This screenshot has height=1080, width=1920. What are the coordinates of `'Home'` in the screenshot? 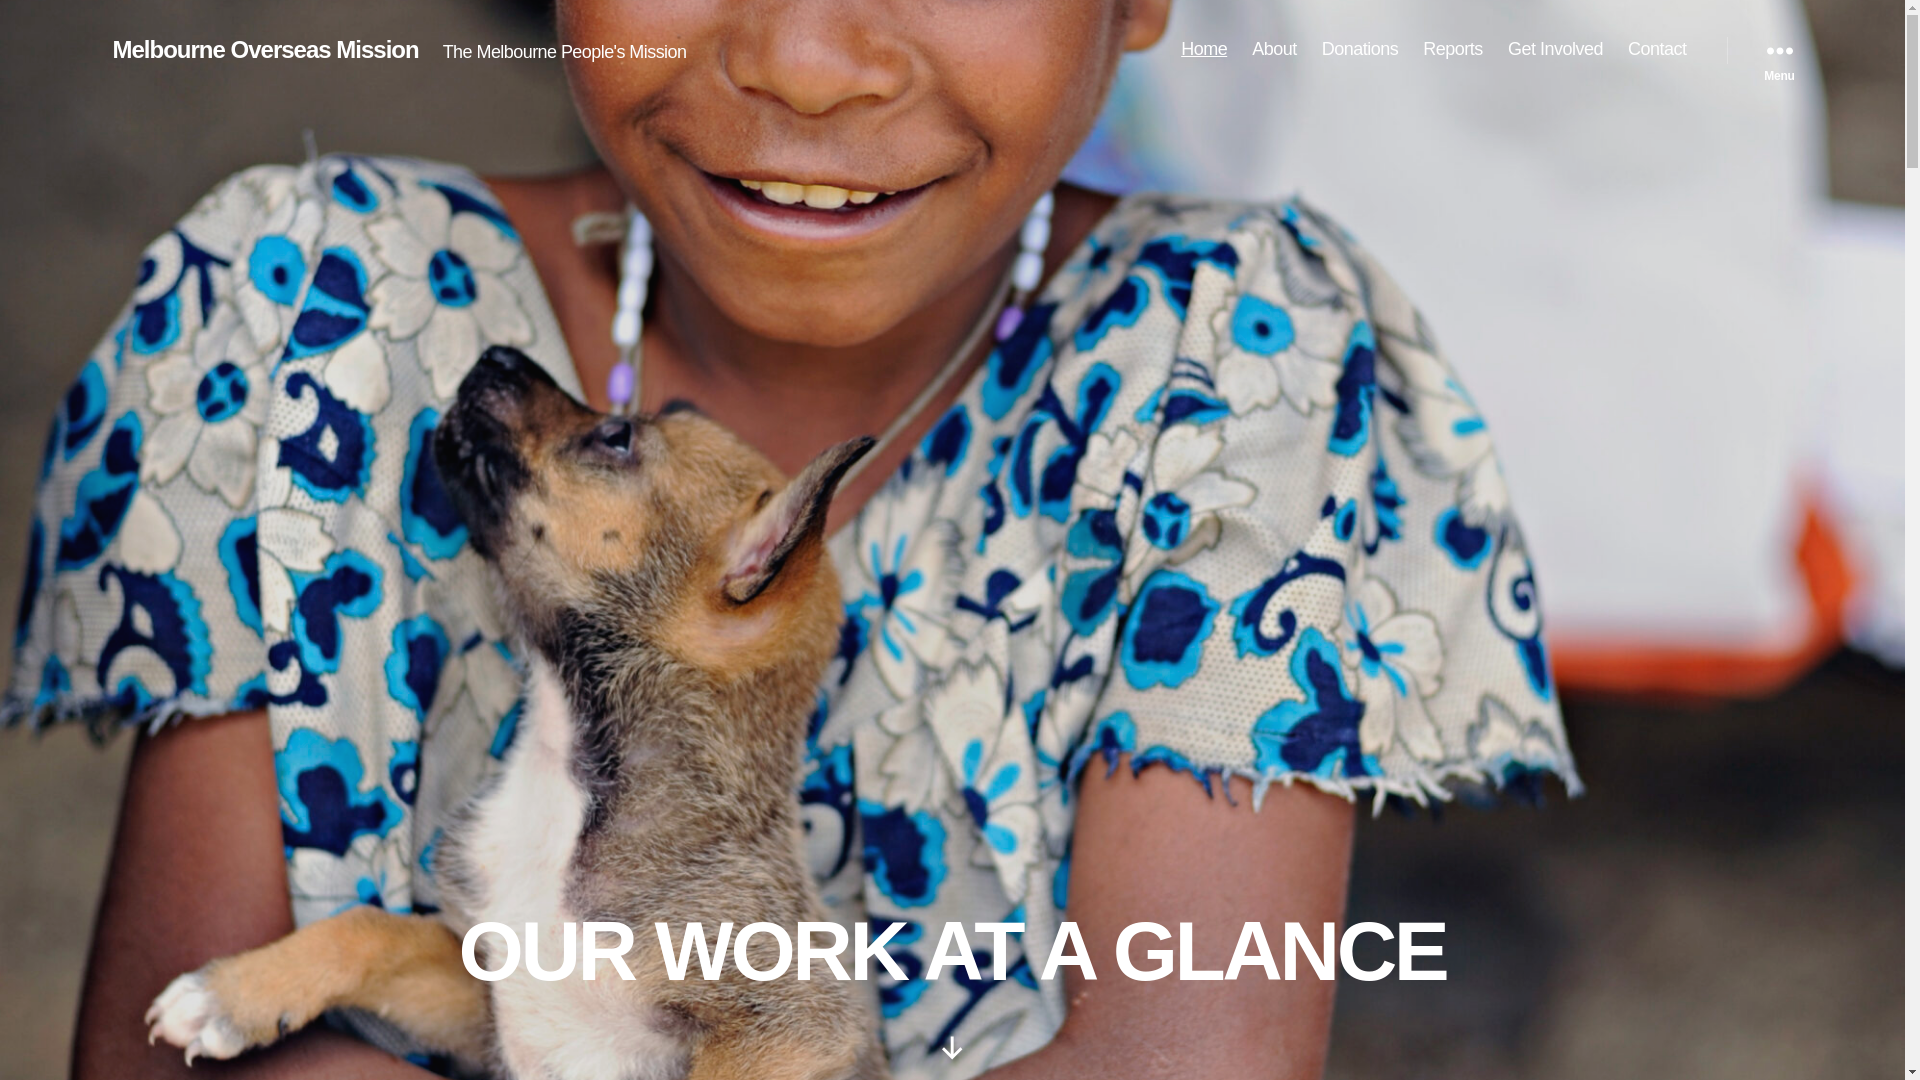 It's located at (1203, 49).